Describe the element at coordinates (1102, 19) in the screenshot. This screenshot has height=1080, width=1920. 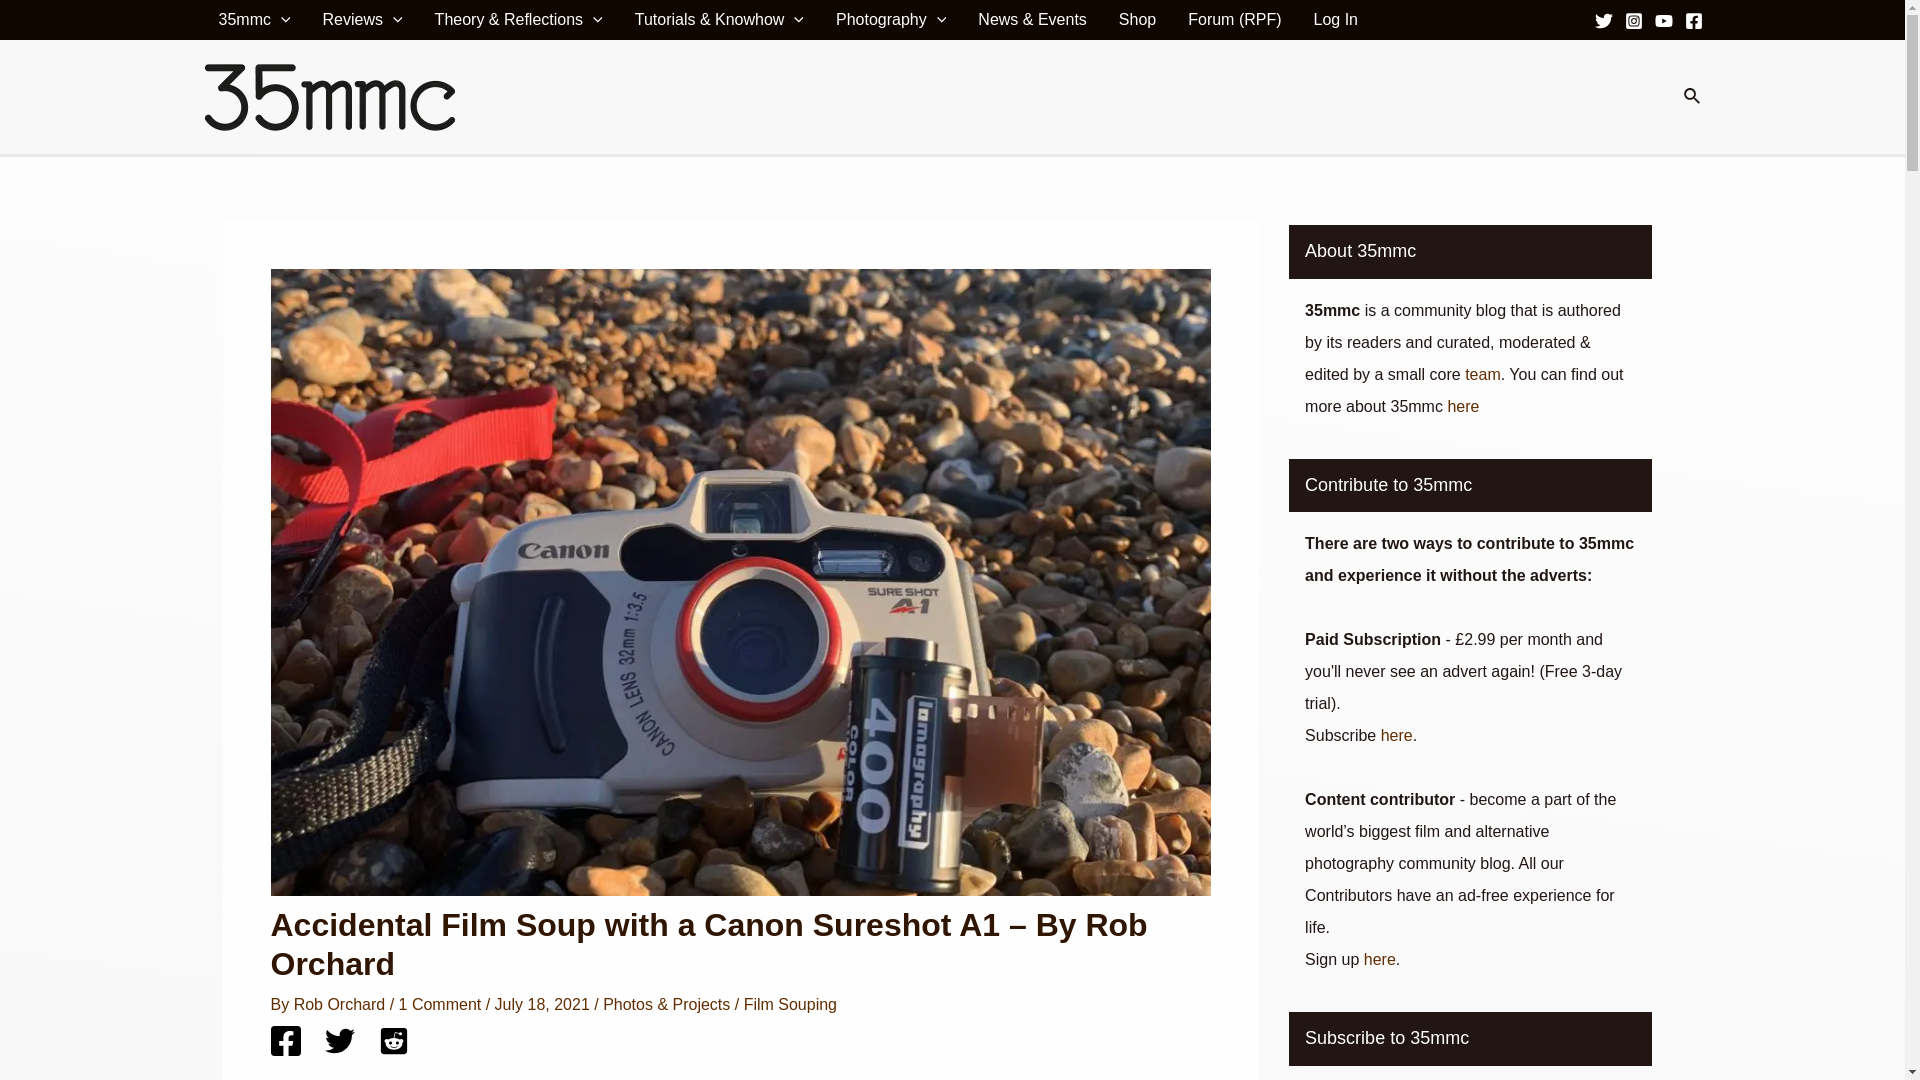
I see `'Shop'` at that location.